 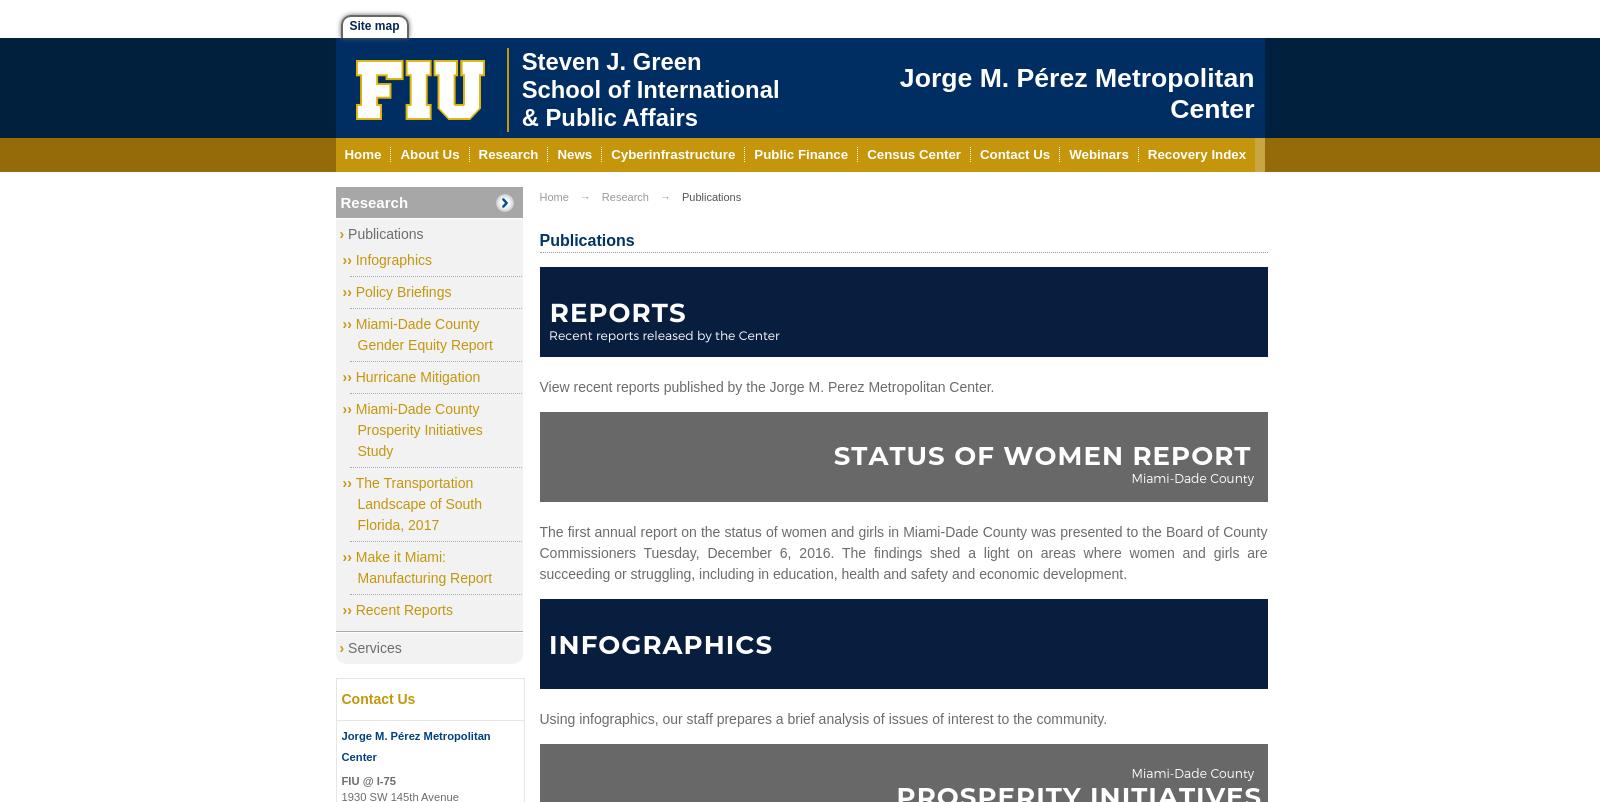 I want to click on 'Services', so click(x=374, y=648).